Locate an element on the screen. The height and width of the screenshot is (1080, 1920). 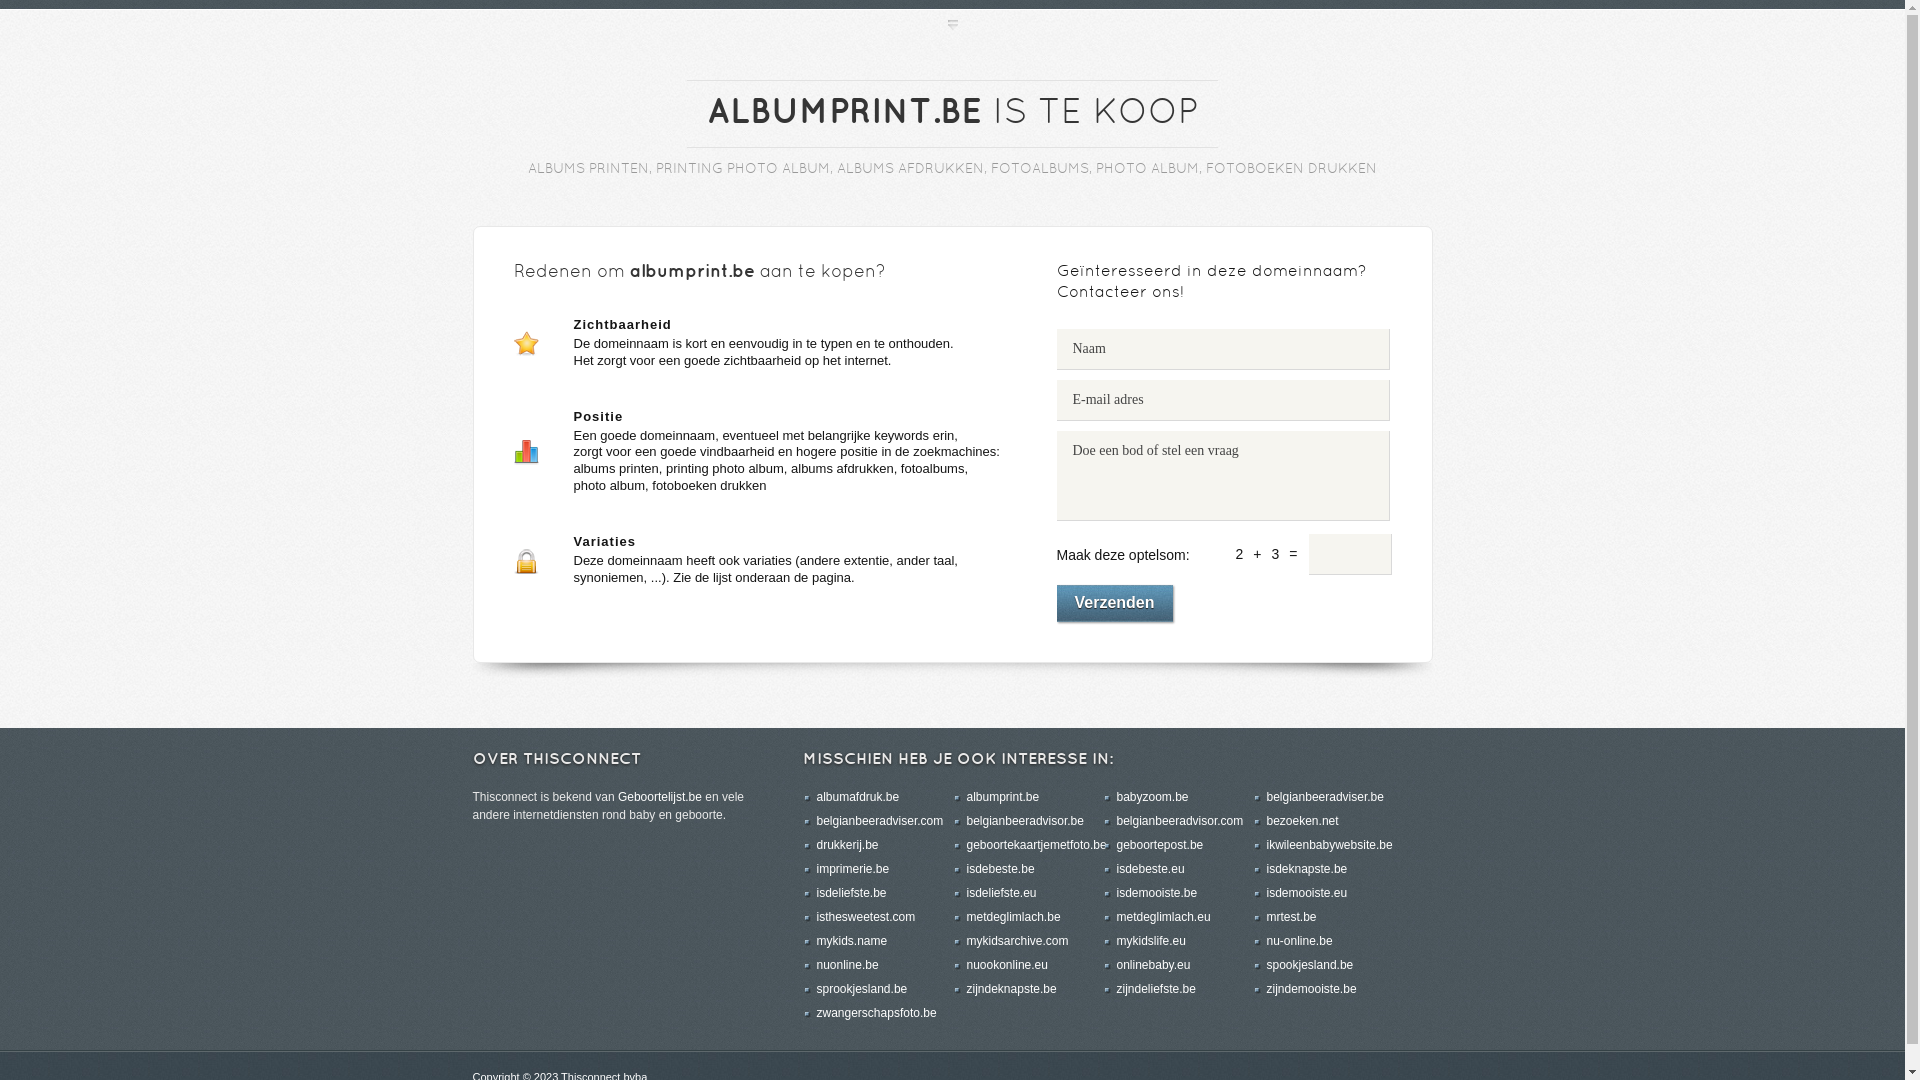
'Verzenden' is located at coordinates (1112, 602).